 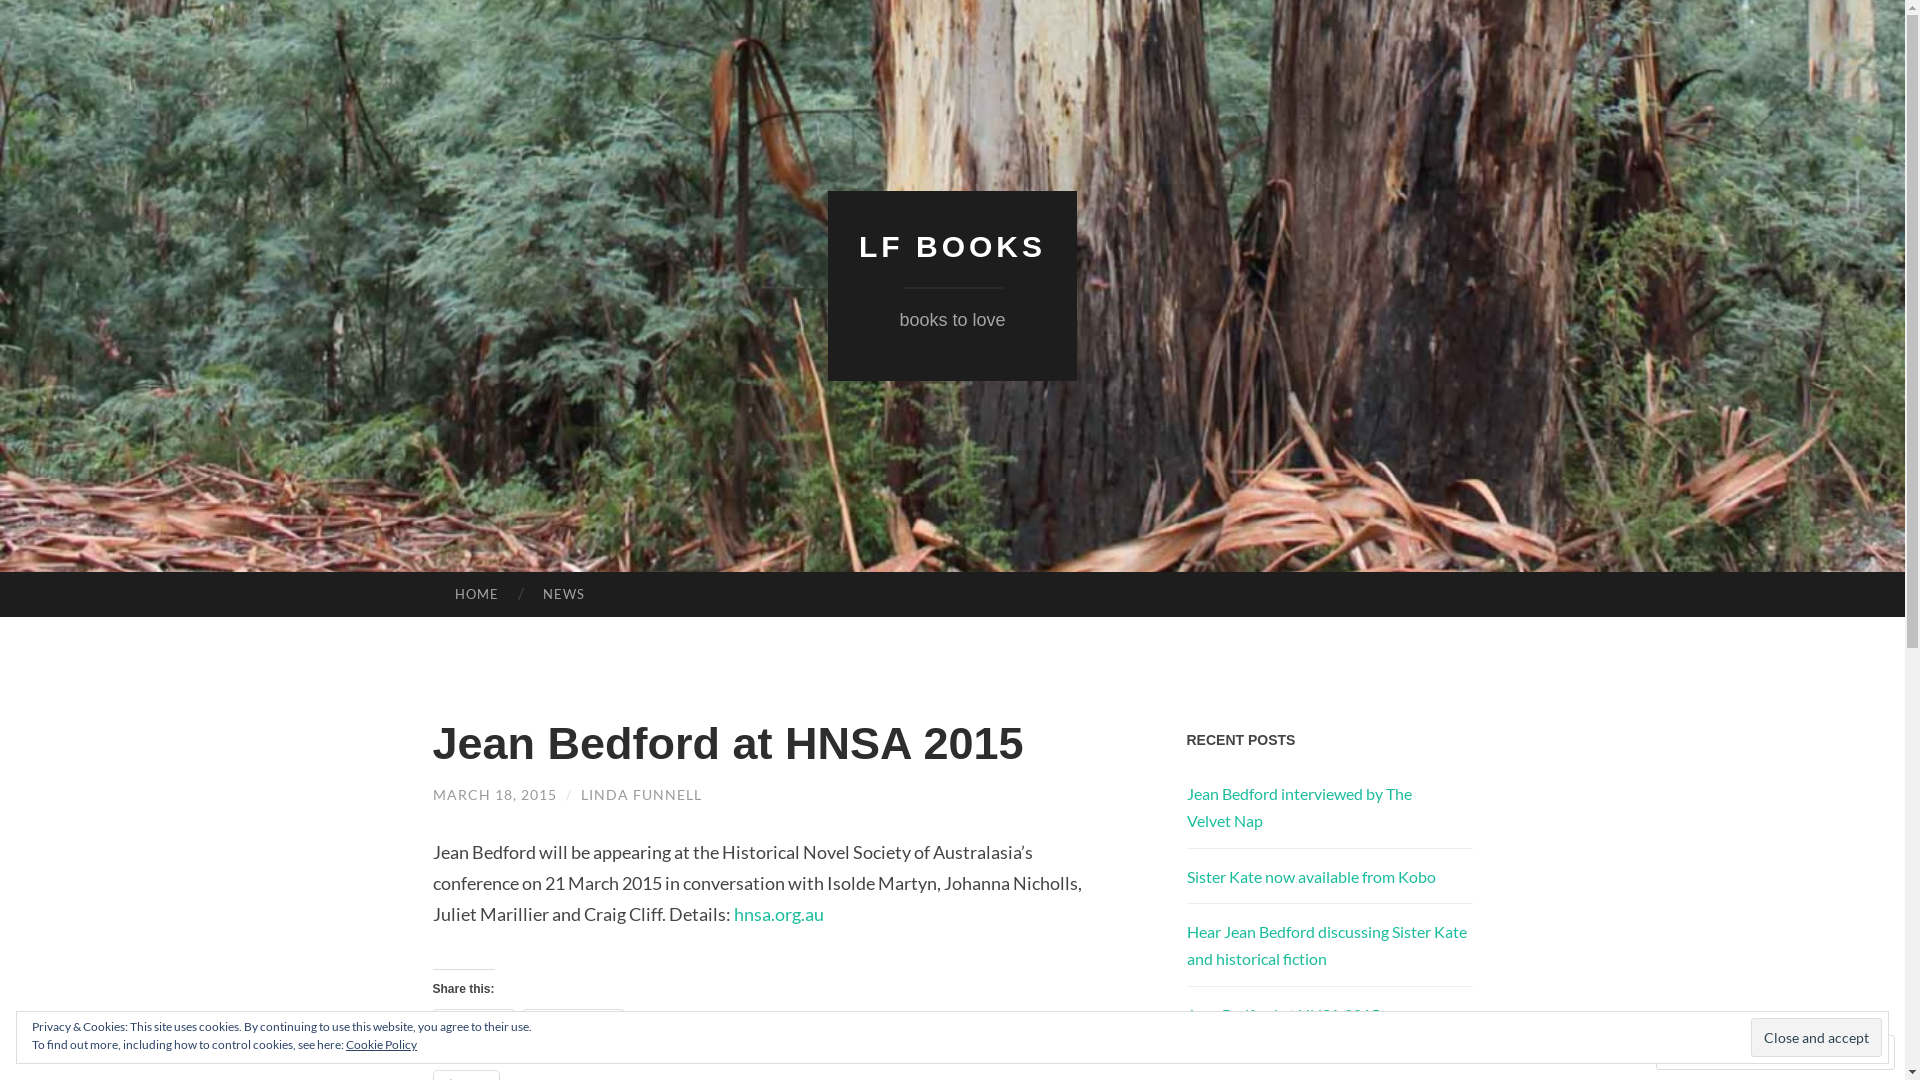 I want to click on 'NEWS', so click(x=563, y=593).